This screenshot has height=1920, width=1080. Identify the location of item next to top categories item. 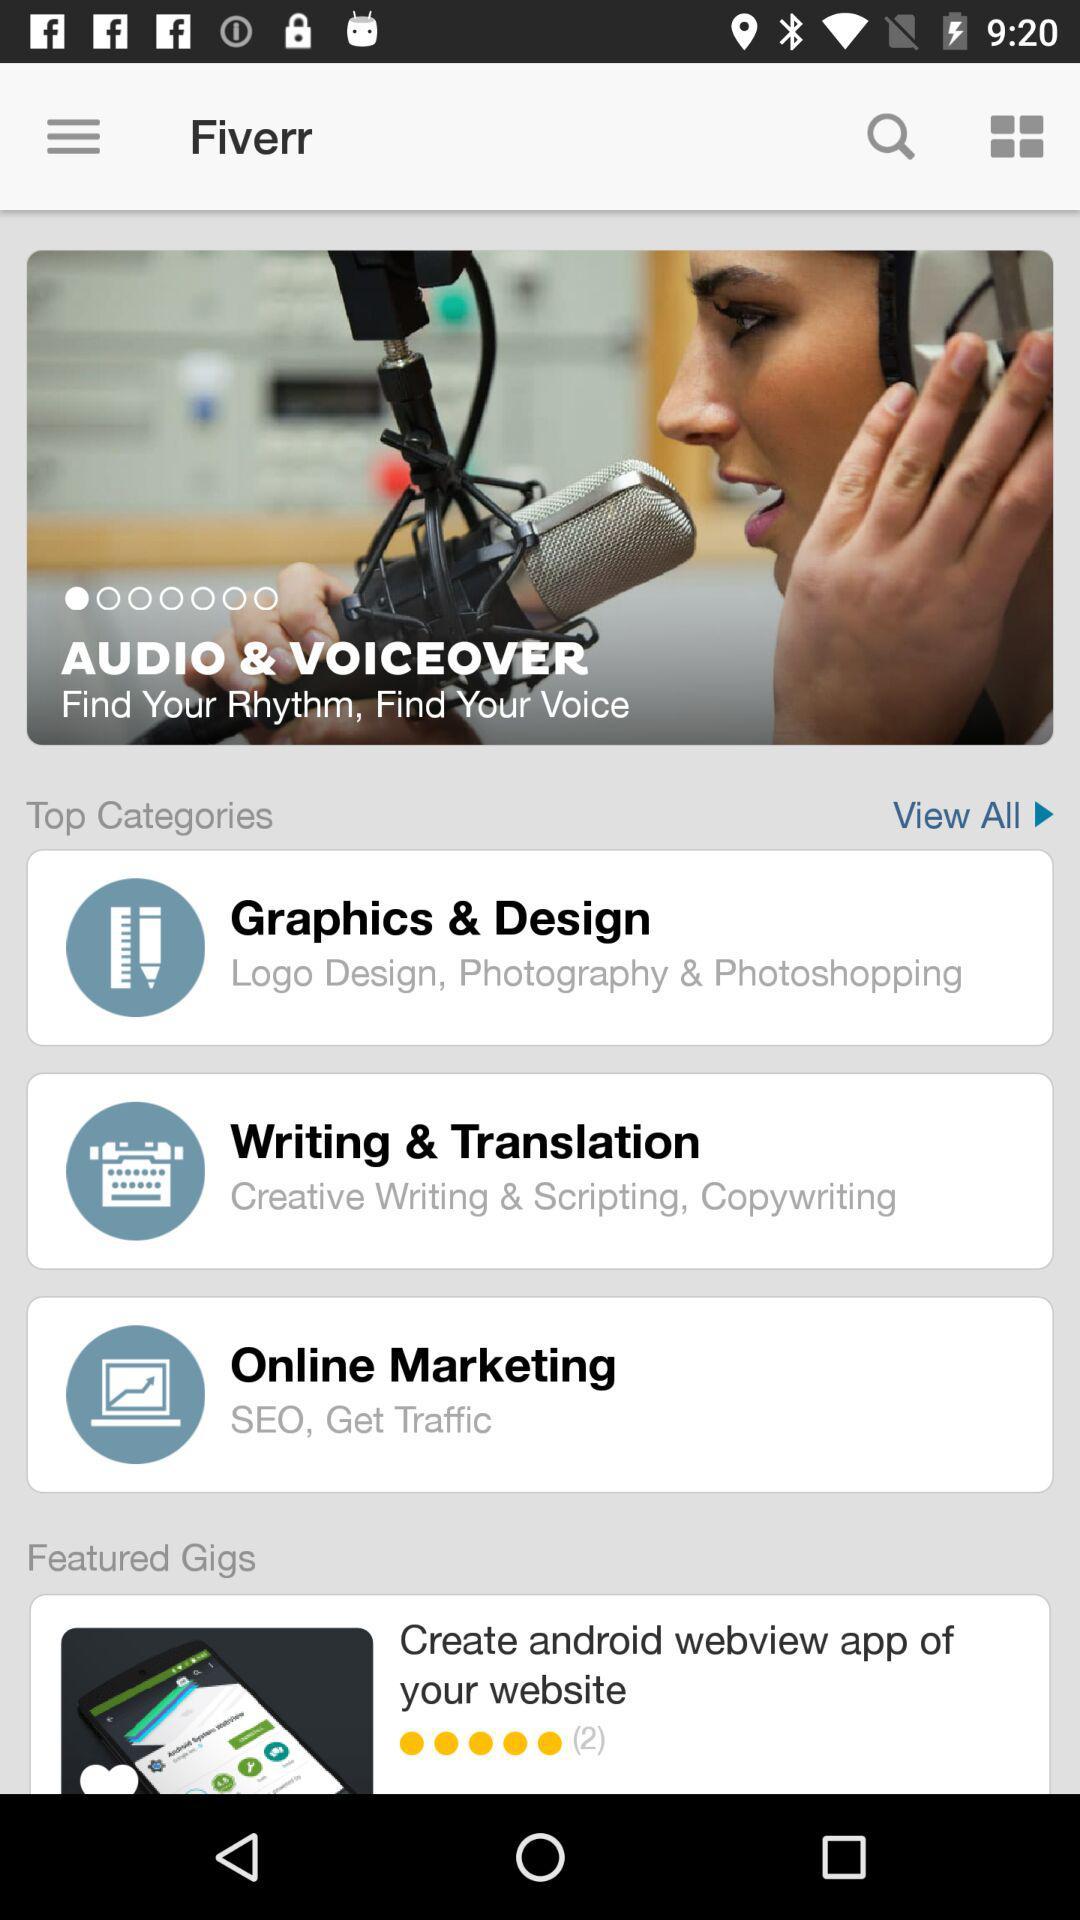
(972, 801).